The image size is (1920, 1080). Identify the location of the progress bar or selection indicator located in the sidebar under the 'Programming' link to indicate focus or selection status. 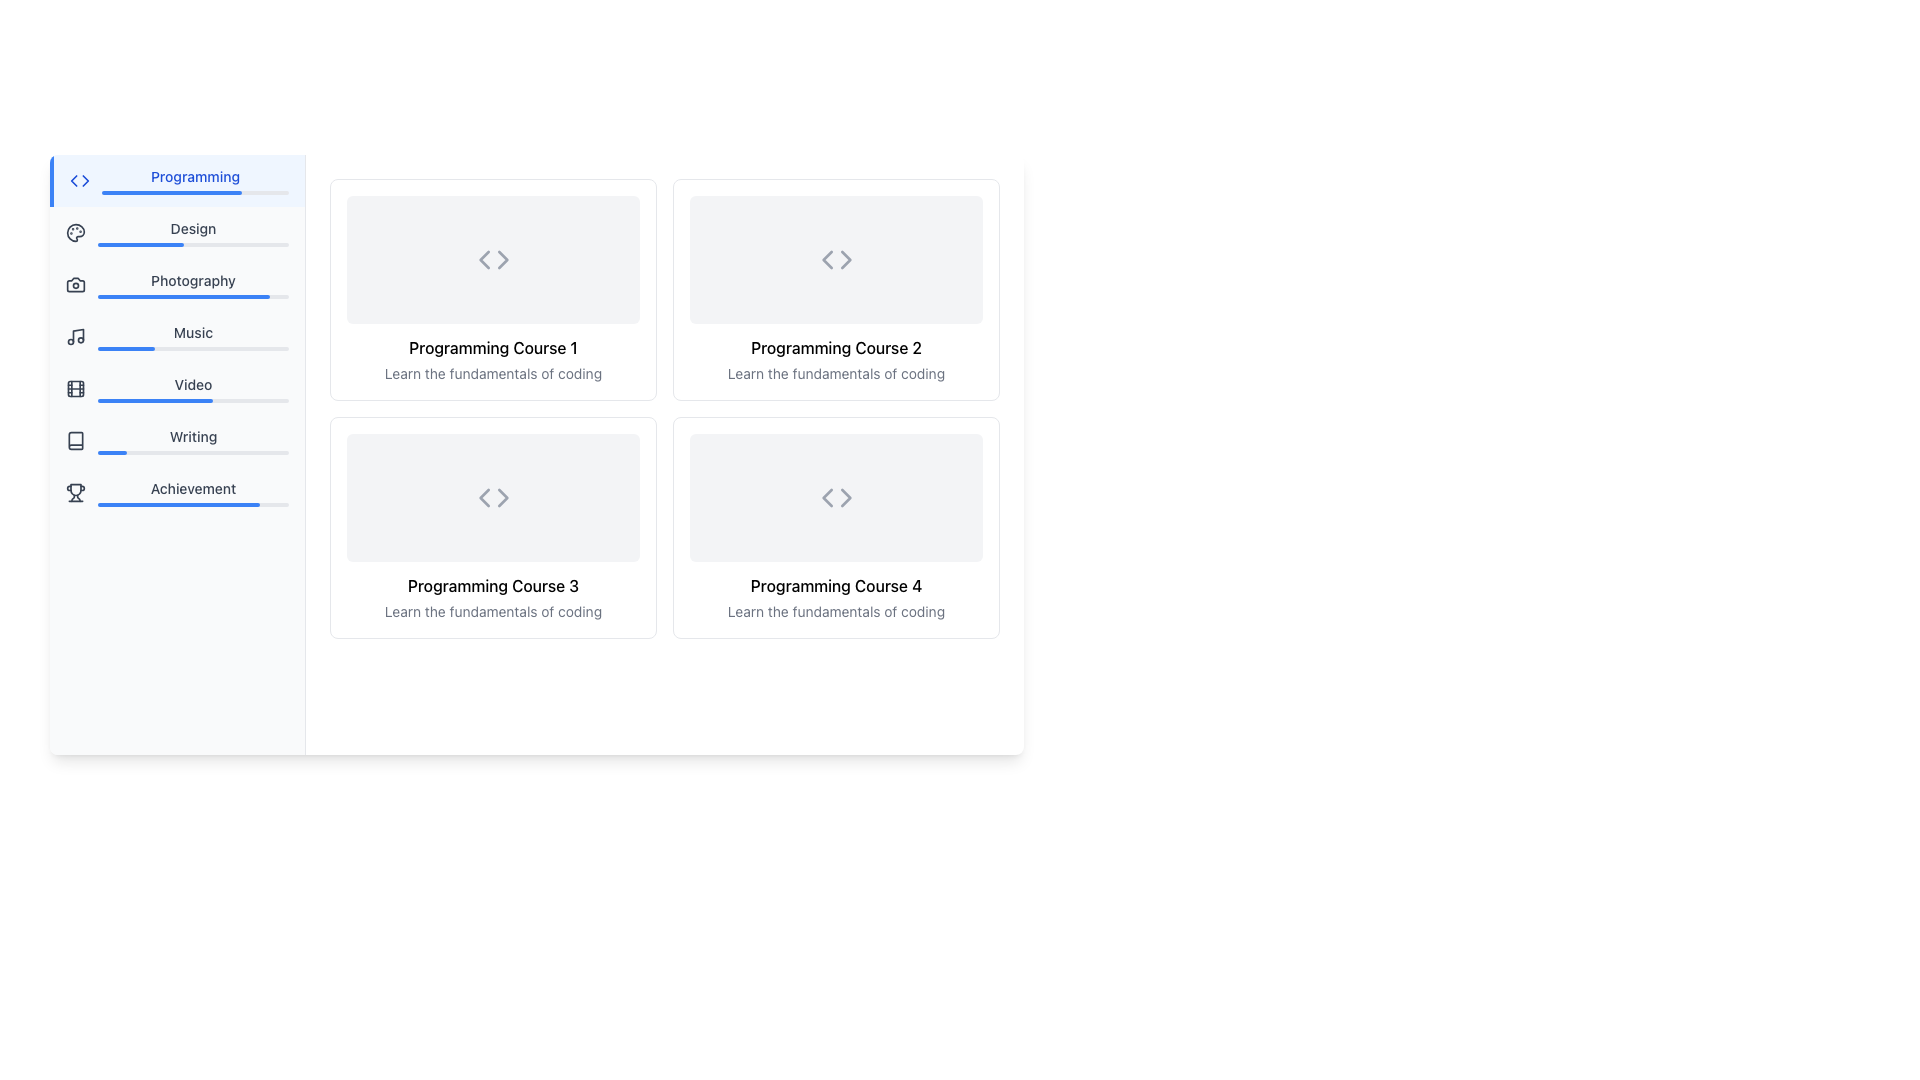
(172, 192).